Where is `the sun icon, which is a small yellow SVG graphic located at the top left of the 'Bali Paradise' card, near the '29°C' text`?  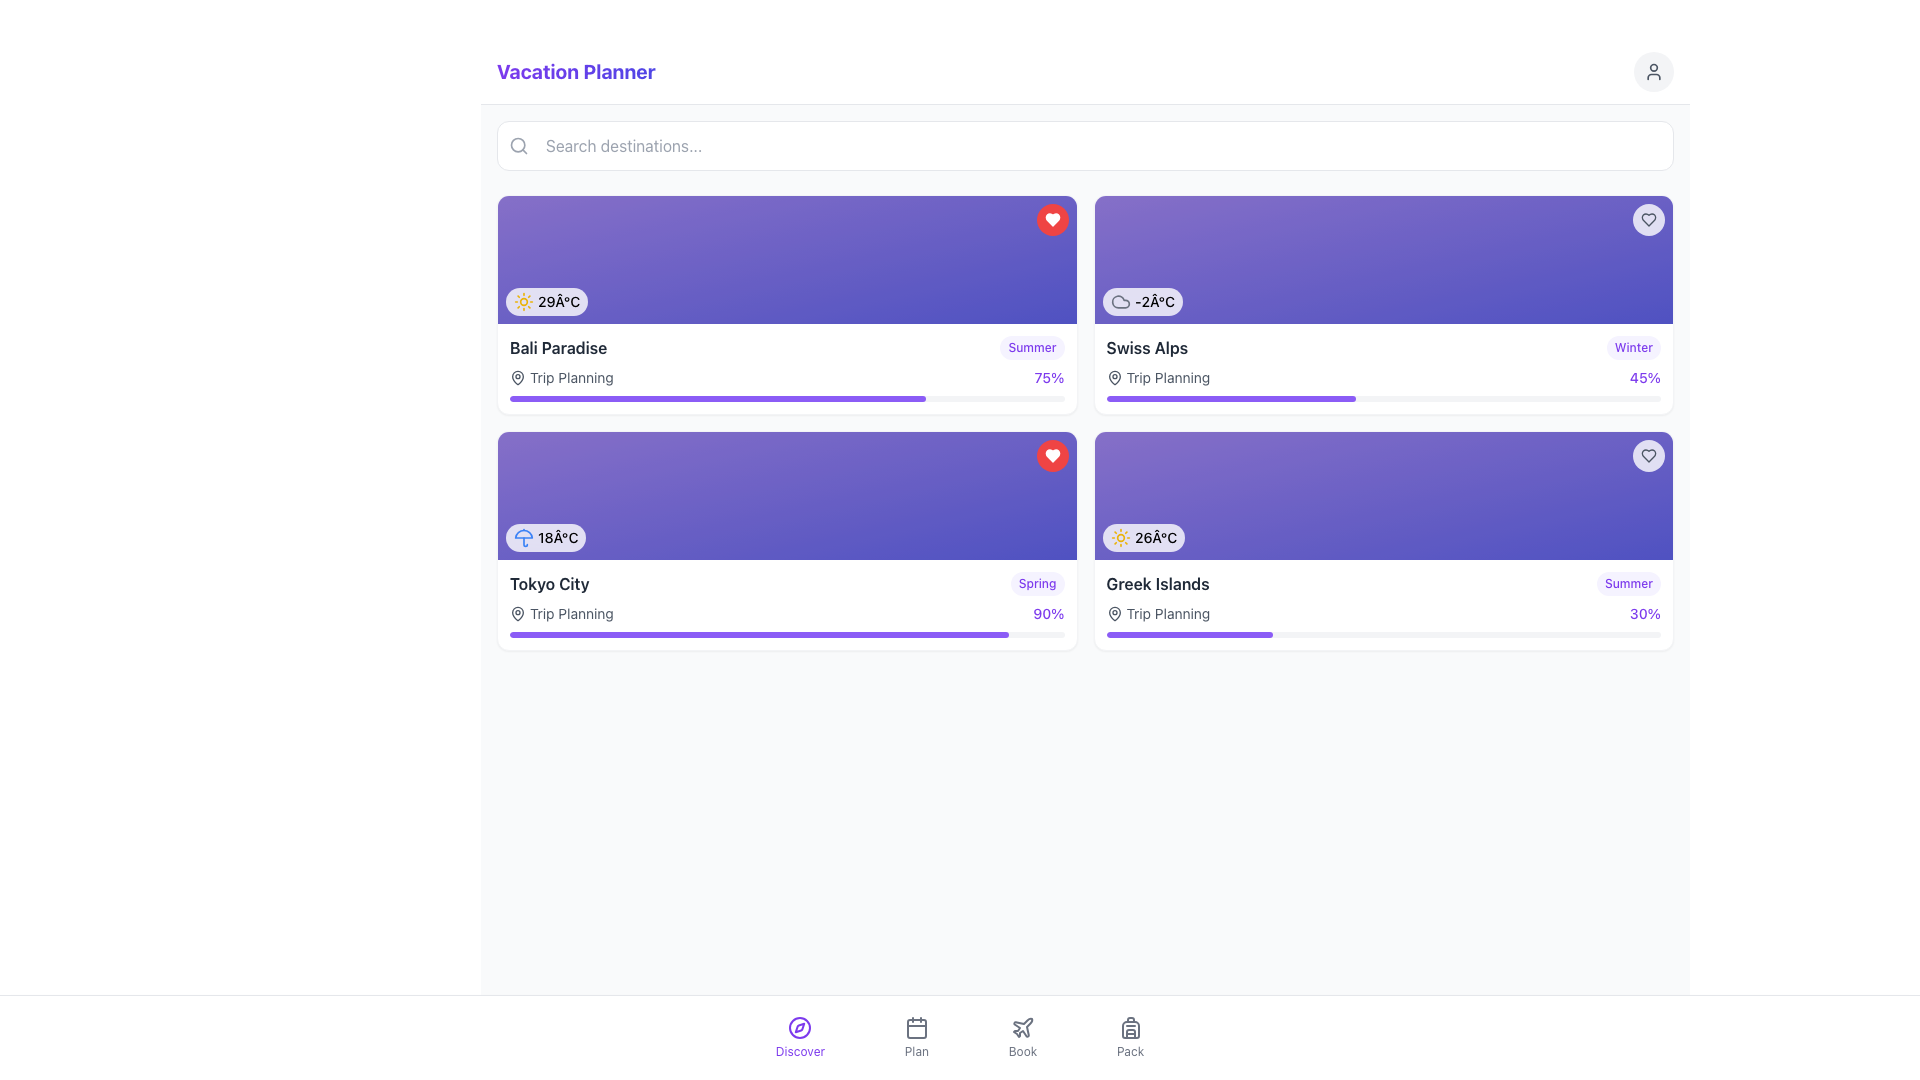 the sun icon, which is a small yellow SVG graphic located at the top left of the 'Bali Paradise' card, near the '29°C' text is located at coordinates (523, 301).